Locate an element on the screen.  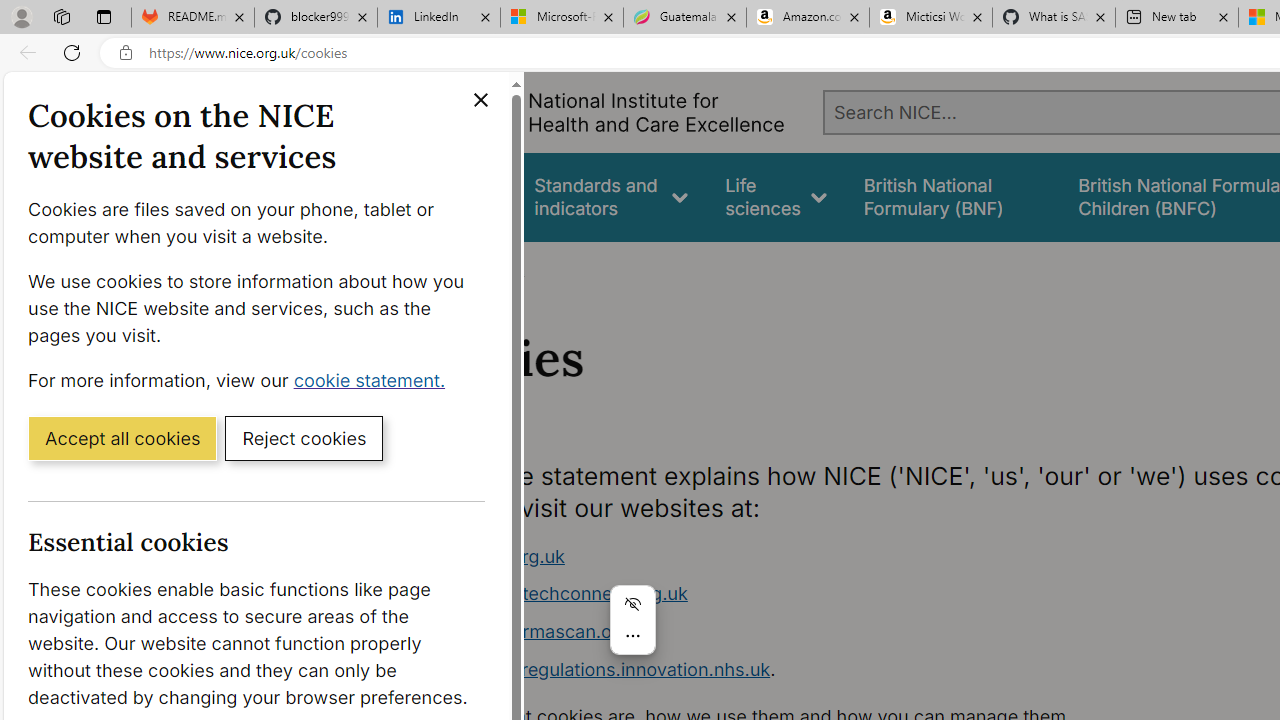
'Guidance' is located at coordinates (457, 197).